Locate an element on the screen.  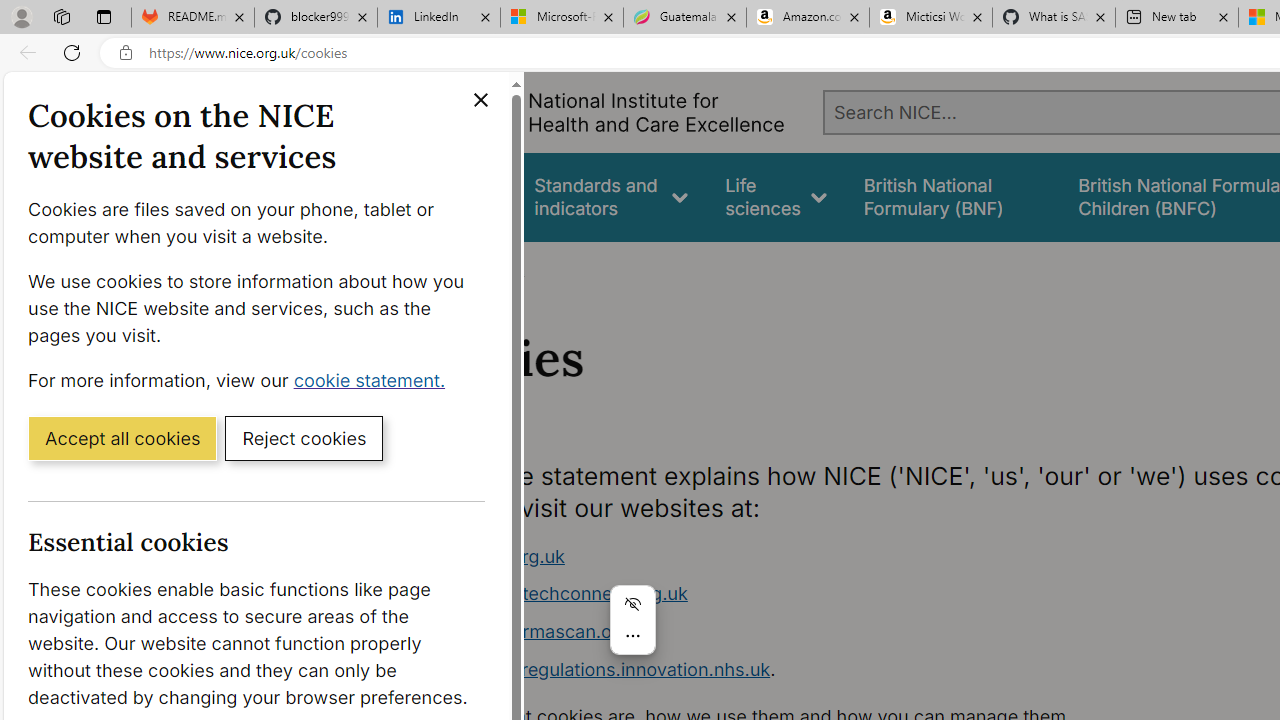
'Guidance' is located at coordinates (457, 197).